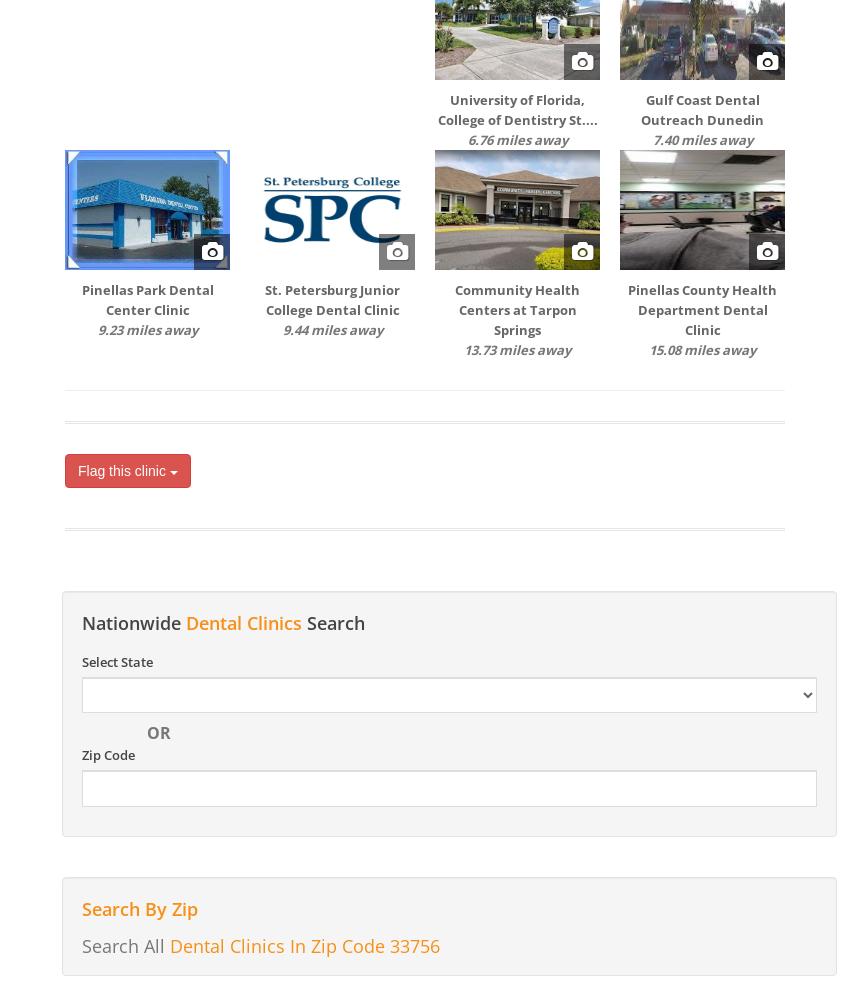 The width and height of the screenshot is (850, 988). I want to click on '9.44 miles away', so click(332, 329).